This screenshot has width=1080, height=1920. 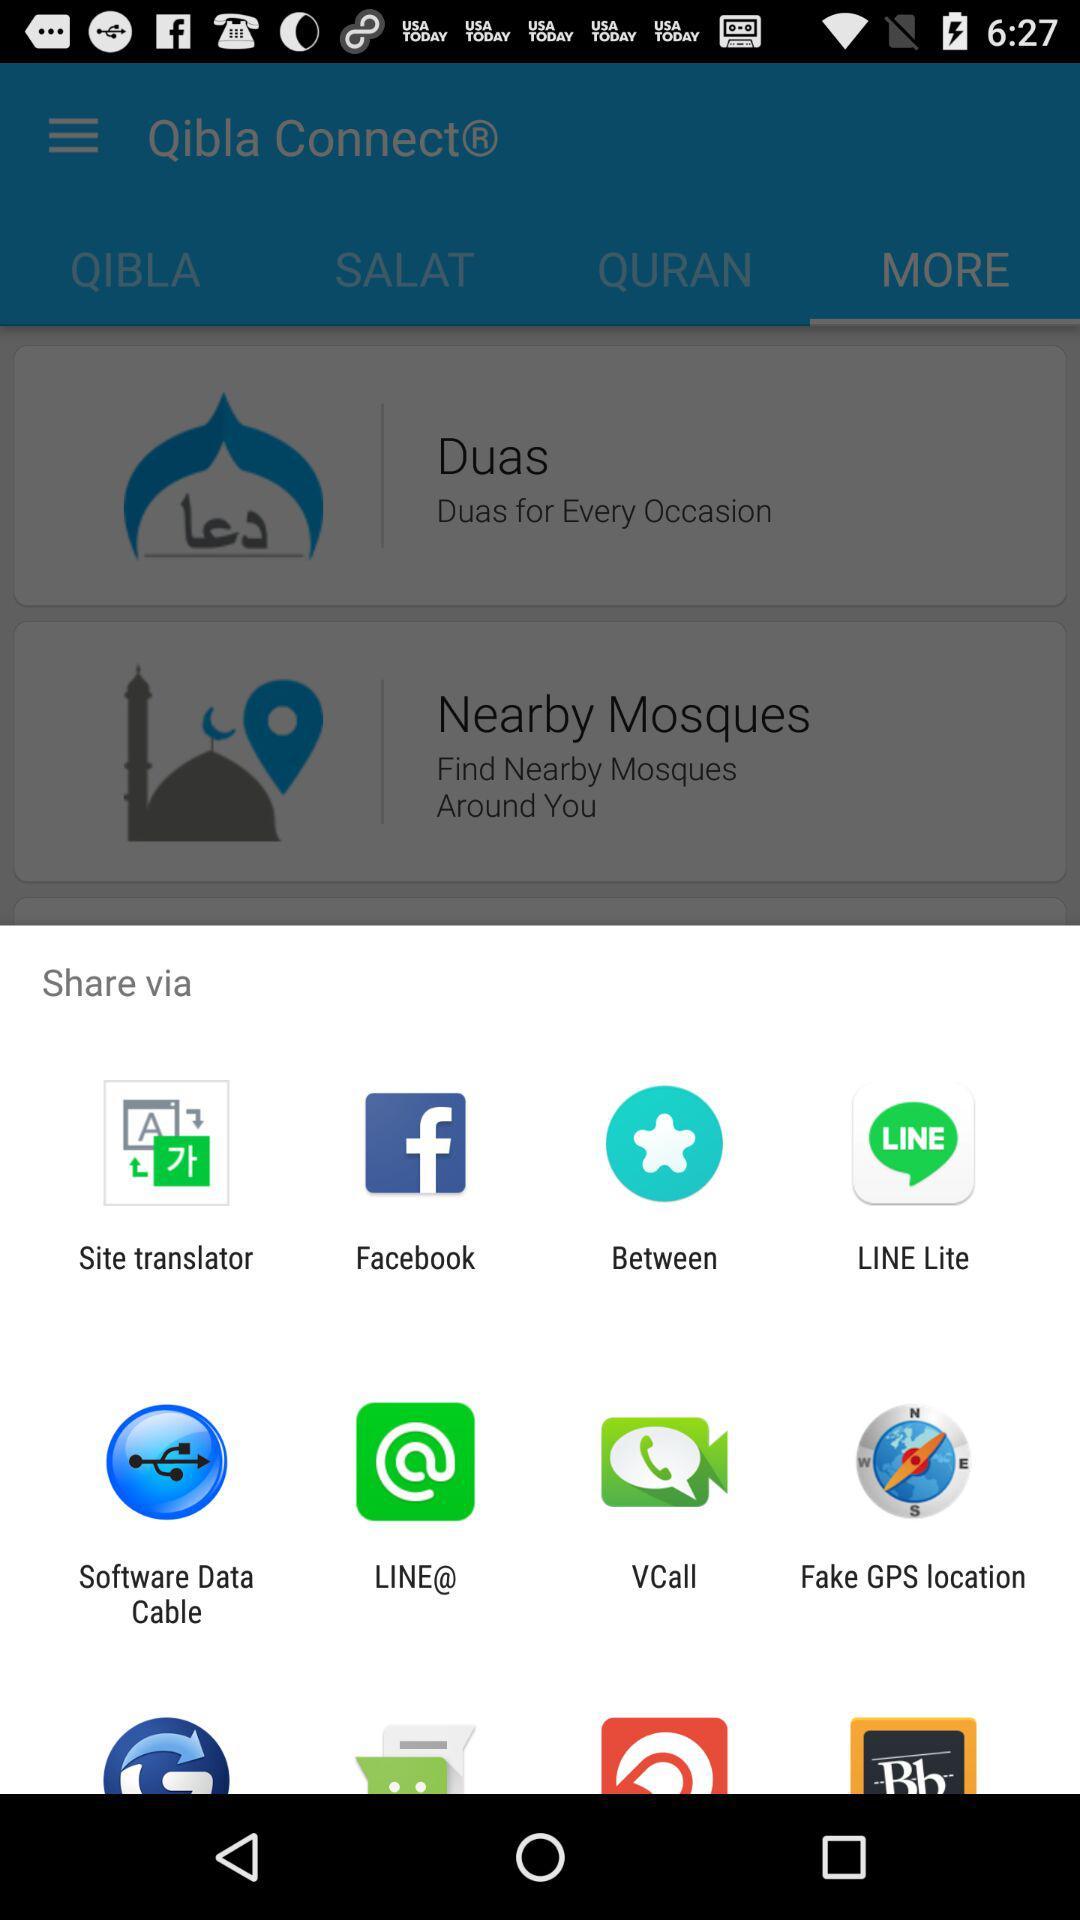 I want to click on icon next to the facebook item, so click(x=165, y=1274).